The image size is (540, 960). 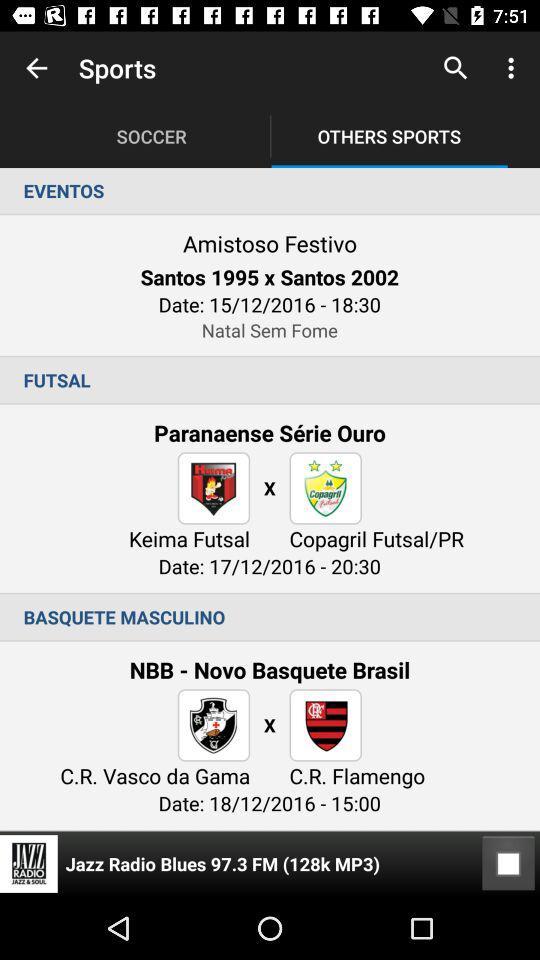 I want to click on icon to the right of the jazz radio blues icon, so click(x=508, y=863).